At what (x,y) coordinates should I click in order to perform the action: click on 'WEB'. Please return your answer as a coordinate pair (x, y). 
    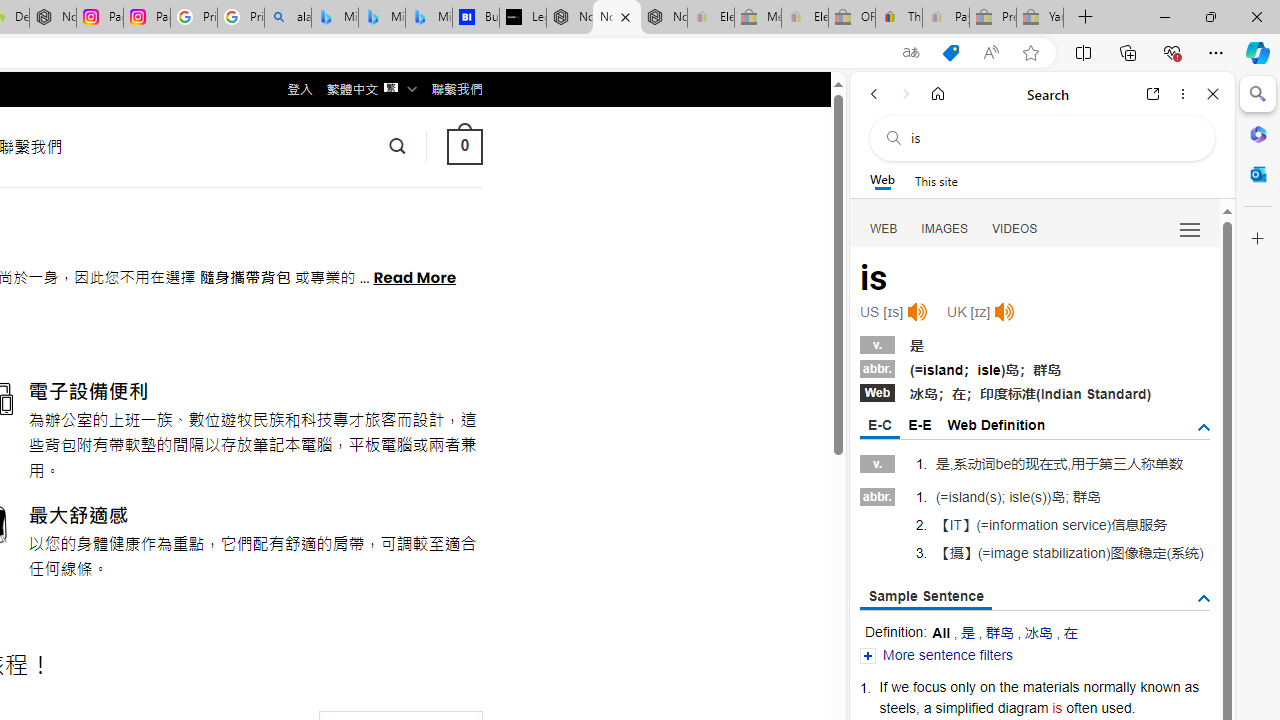
    Looking at the image, I should click on (883, 227).